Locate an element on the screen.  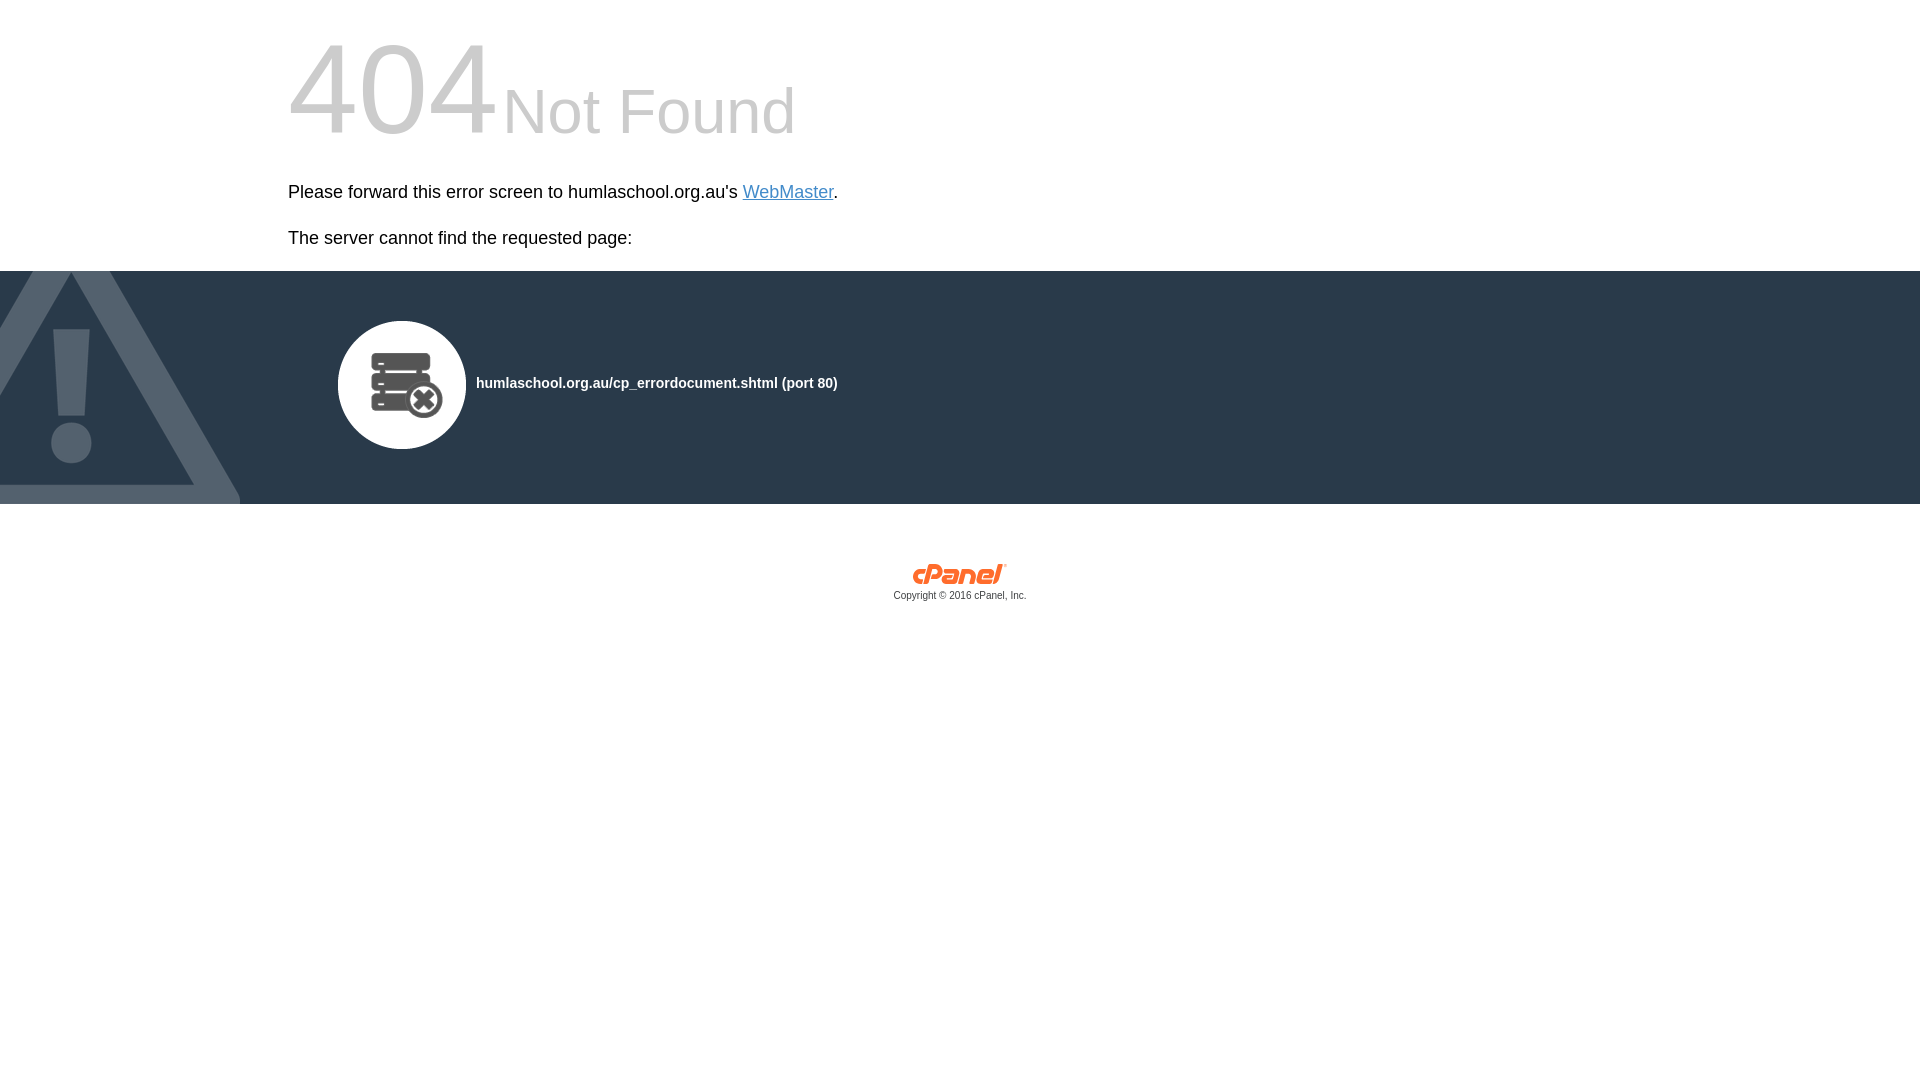
'WebMaster' is located at coordinates (787, 192).